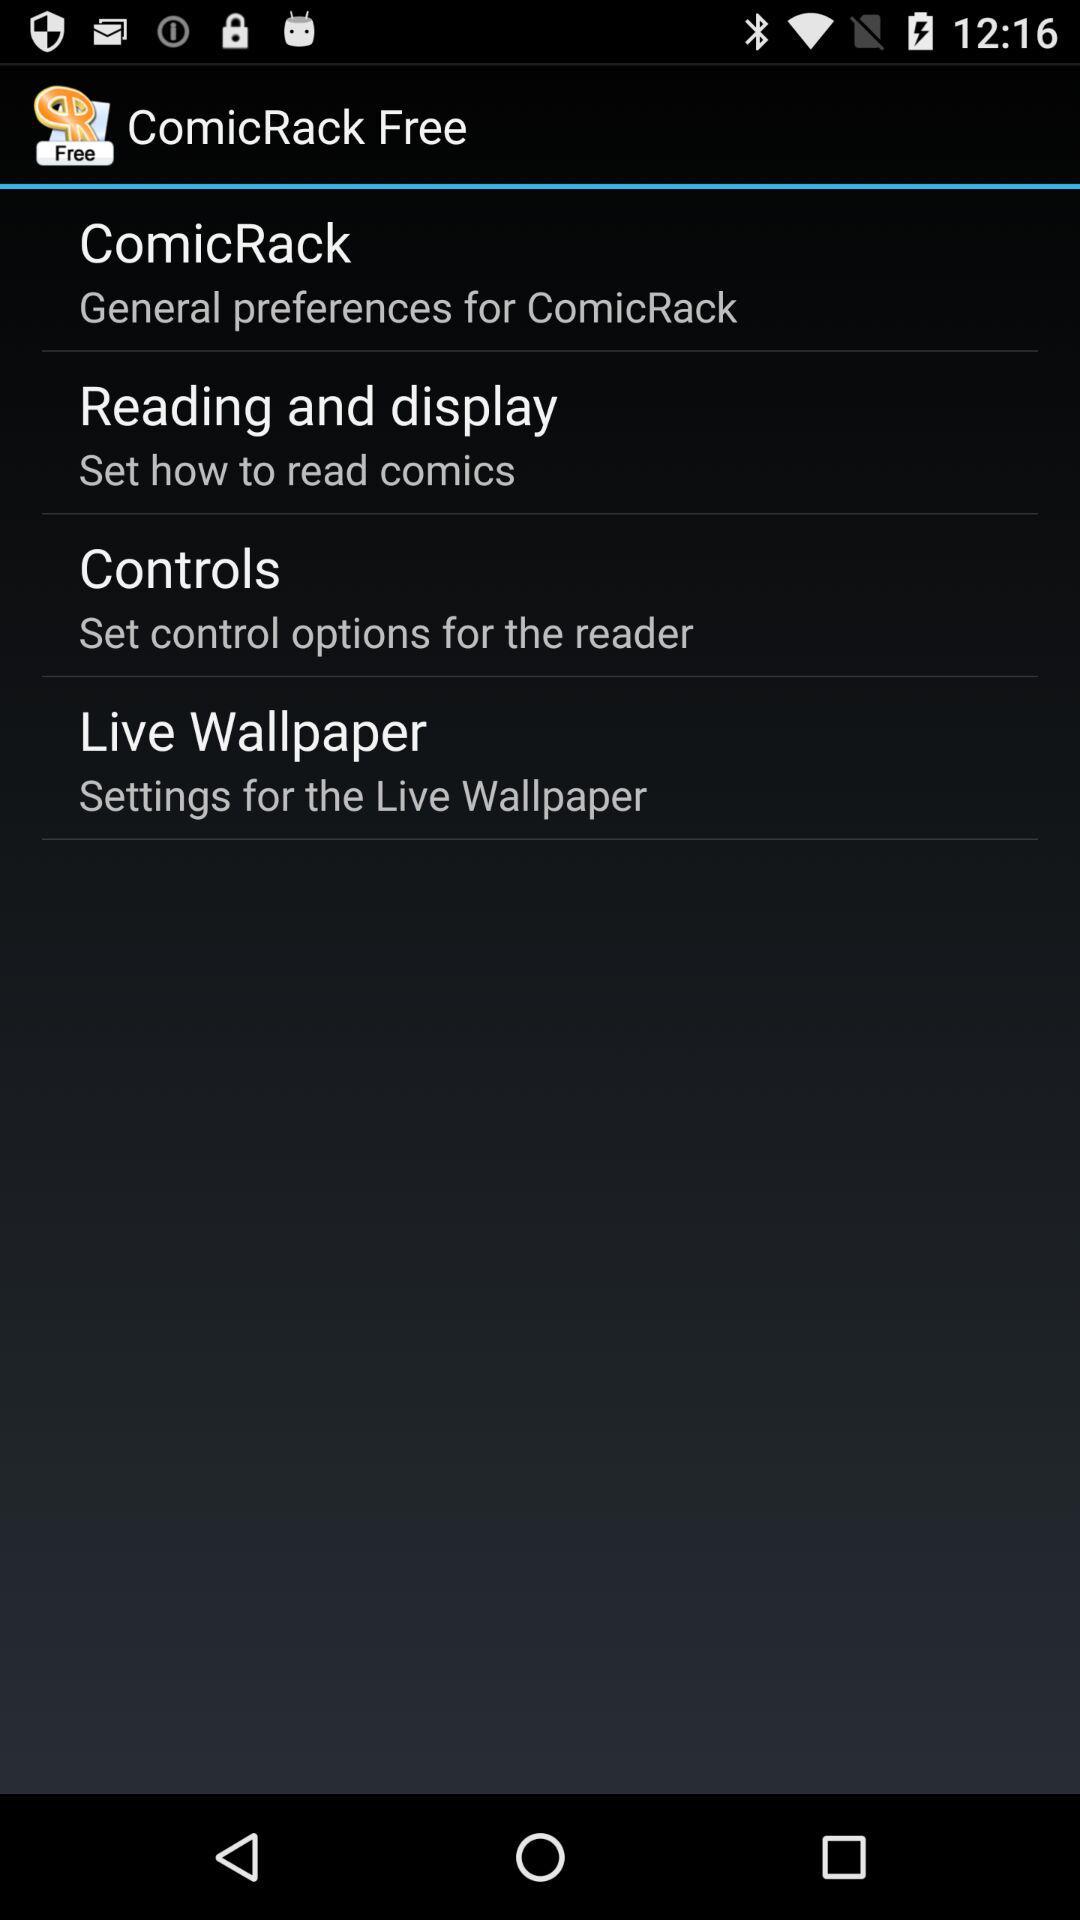 This screenshot has width=1080, height=1920. I want to click on set how to item, so click(297, 467).